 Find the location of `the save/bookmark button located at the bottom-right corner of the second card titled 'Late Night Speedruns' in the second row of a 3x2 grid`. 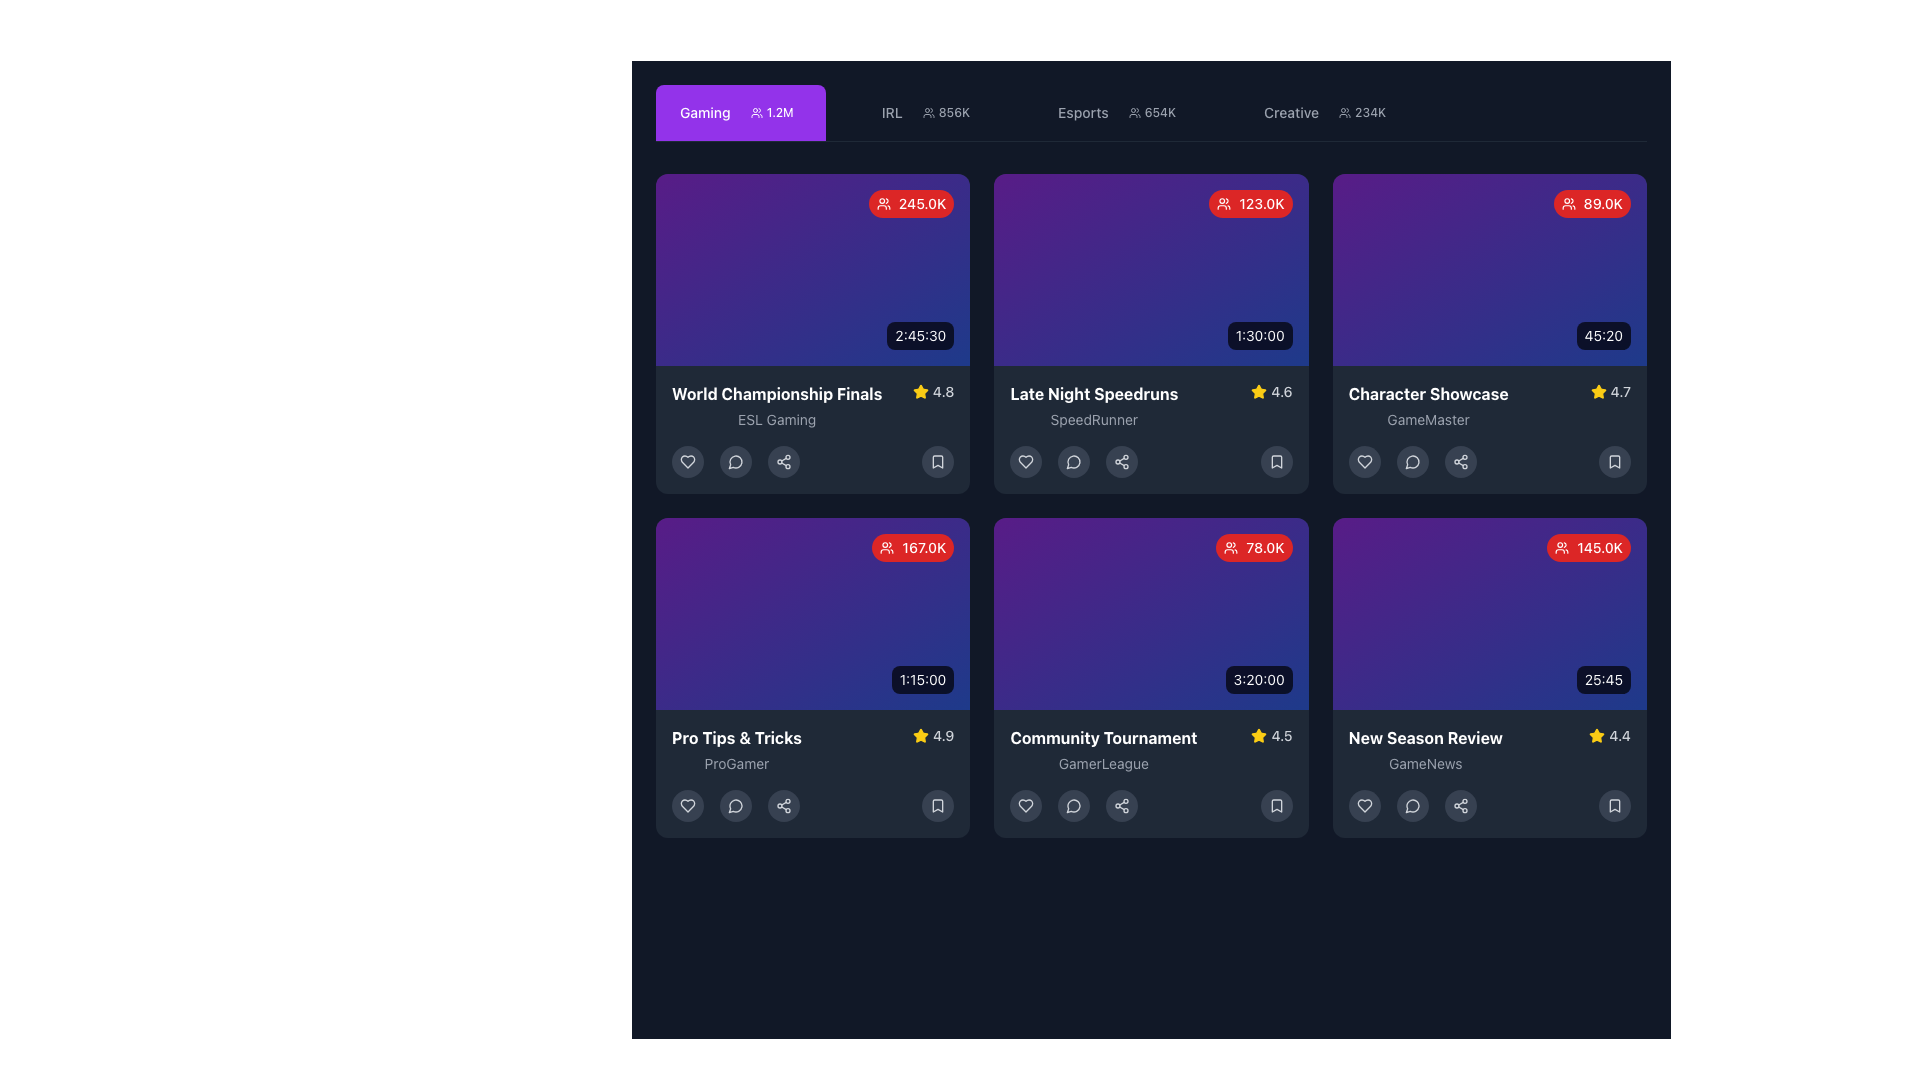

the save/bookmark button located at the bottom-right corner of the second card titled 'Late Night Speedruns' in the second row of a 3x2 grid is located at coordinates (1275, 462).